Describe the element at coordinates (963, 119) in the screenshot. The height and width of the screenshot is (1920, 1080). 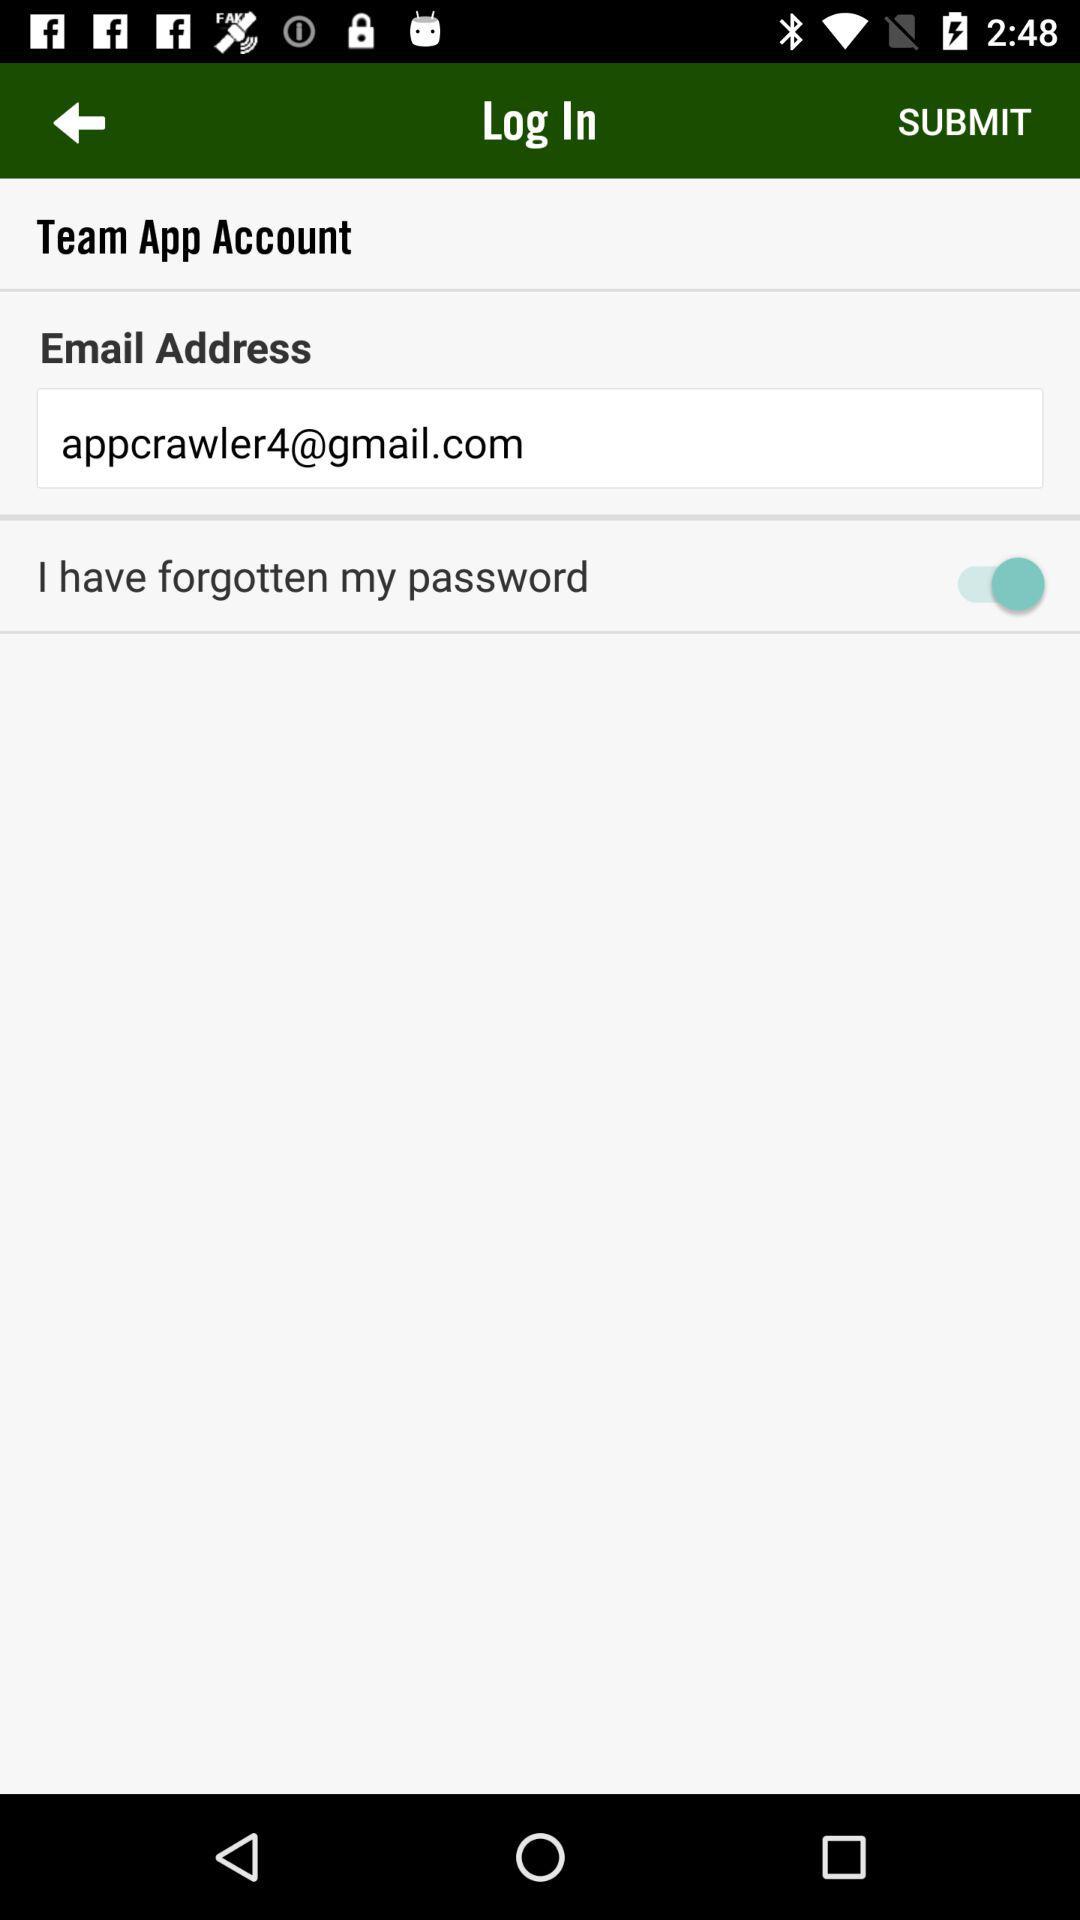
I see `the icon next to log in icon` at that location.